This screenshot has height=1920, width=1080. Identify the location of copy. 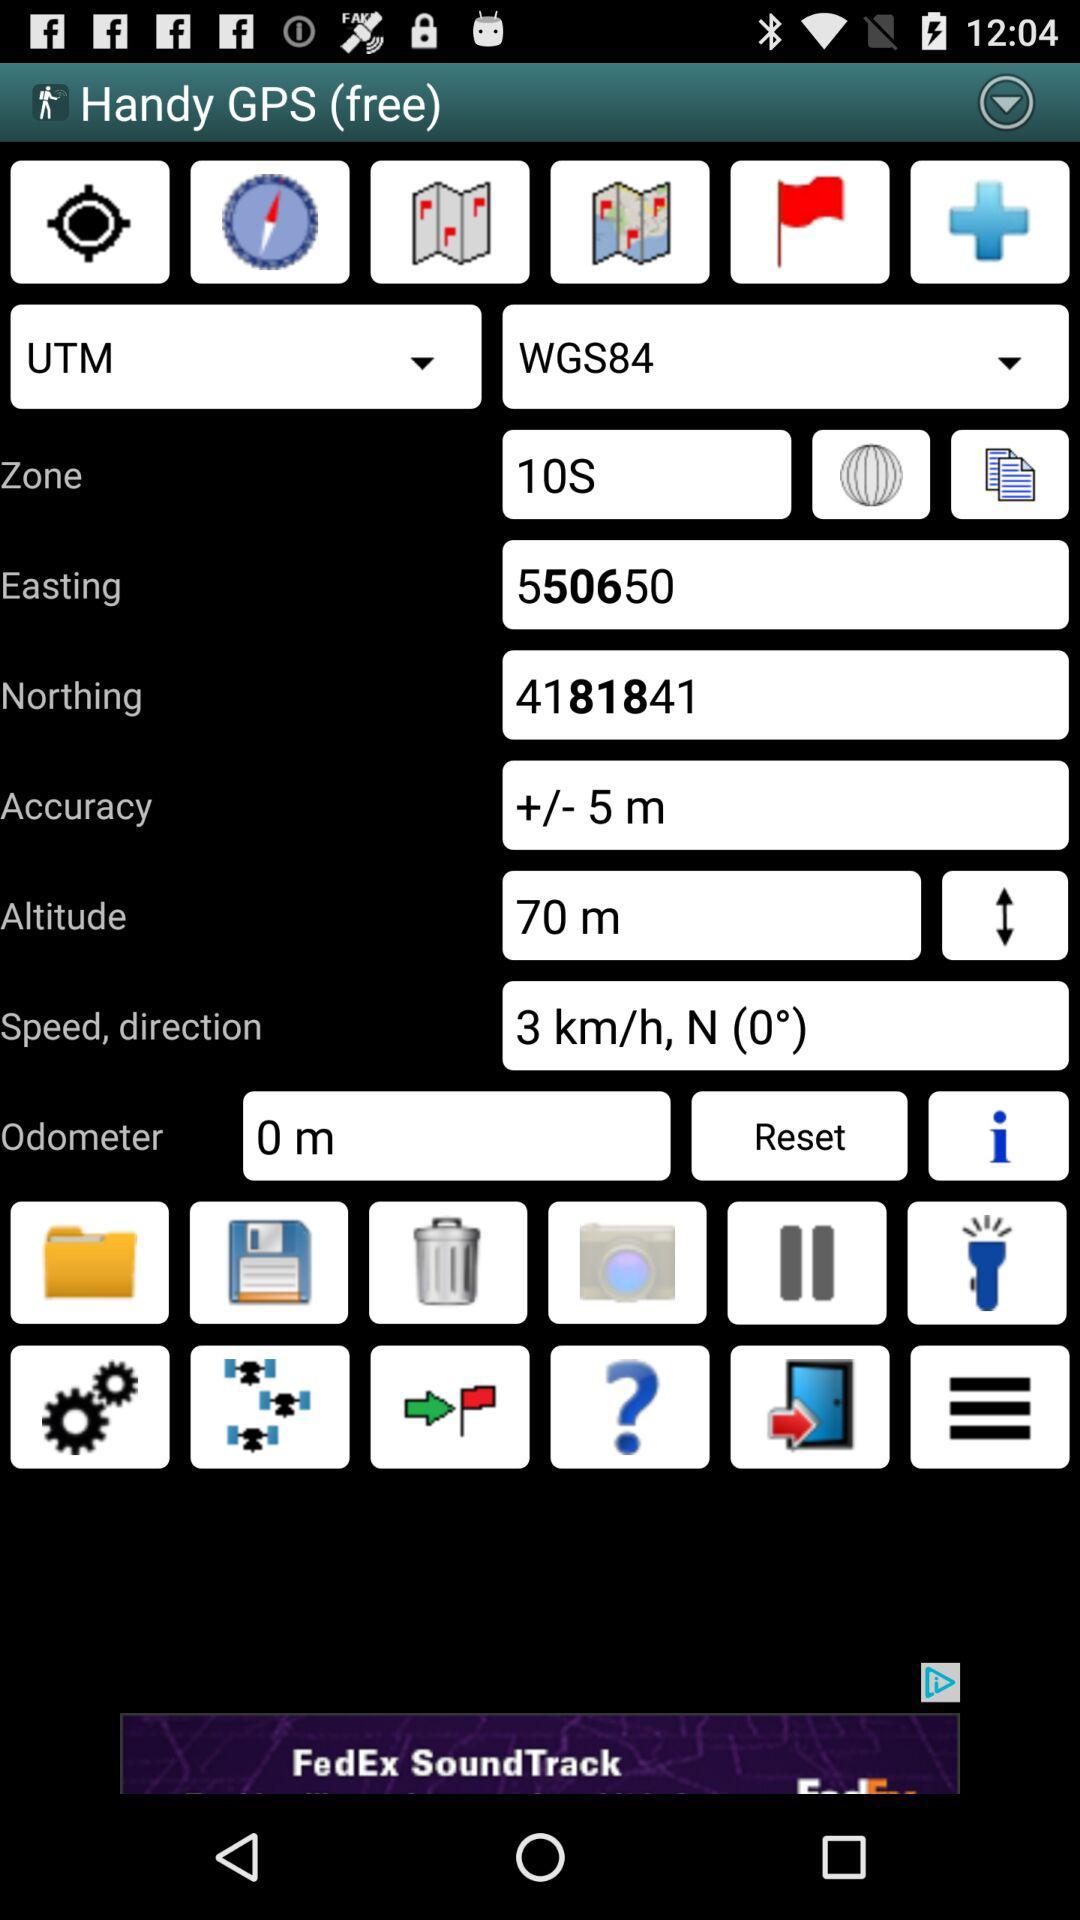
(1009, 473).